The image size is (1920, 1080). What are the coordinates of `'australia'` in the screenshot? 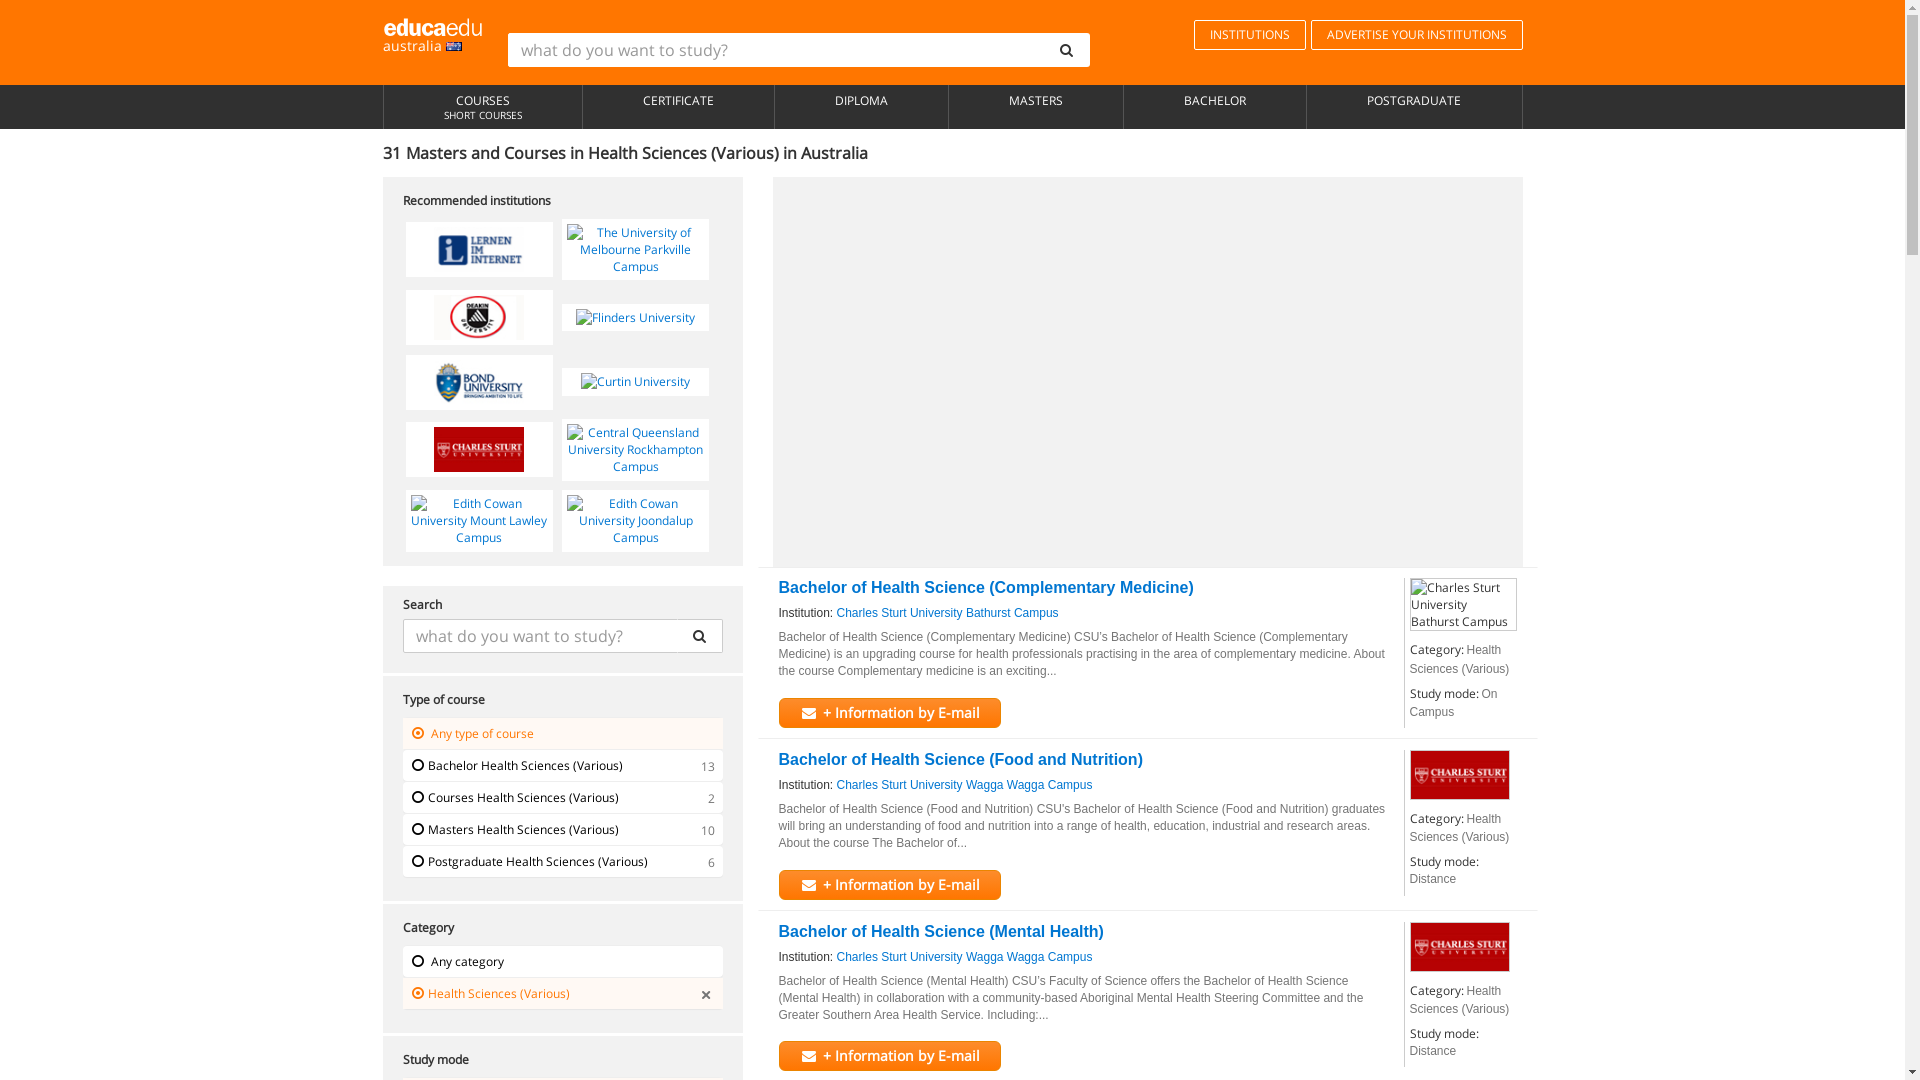 It's located at (431, 34).